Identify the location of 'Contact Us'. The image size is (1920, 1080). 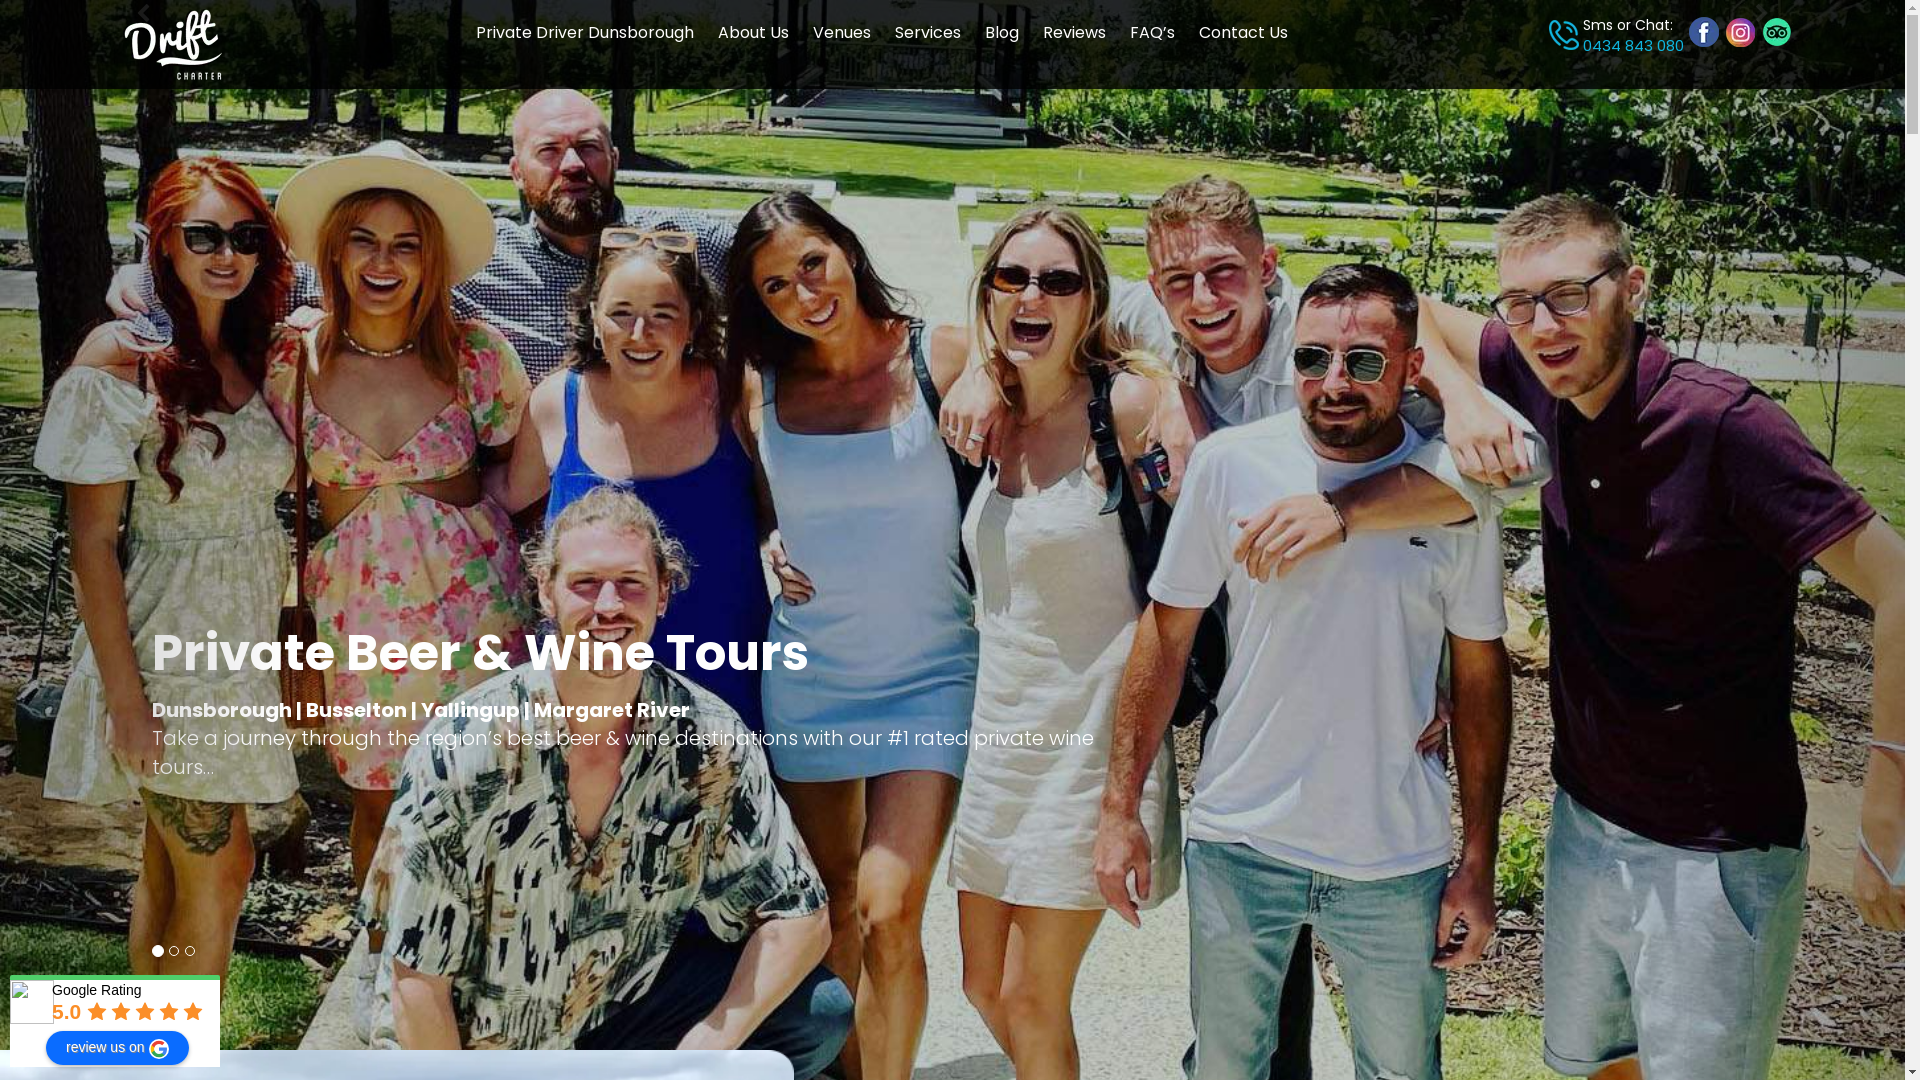
(1242, 33).